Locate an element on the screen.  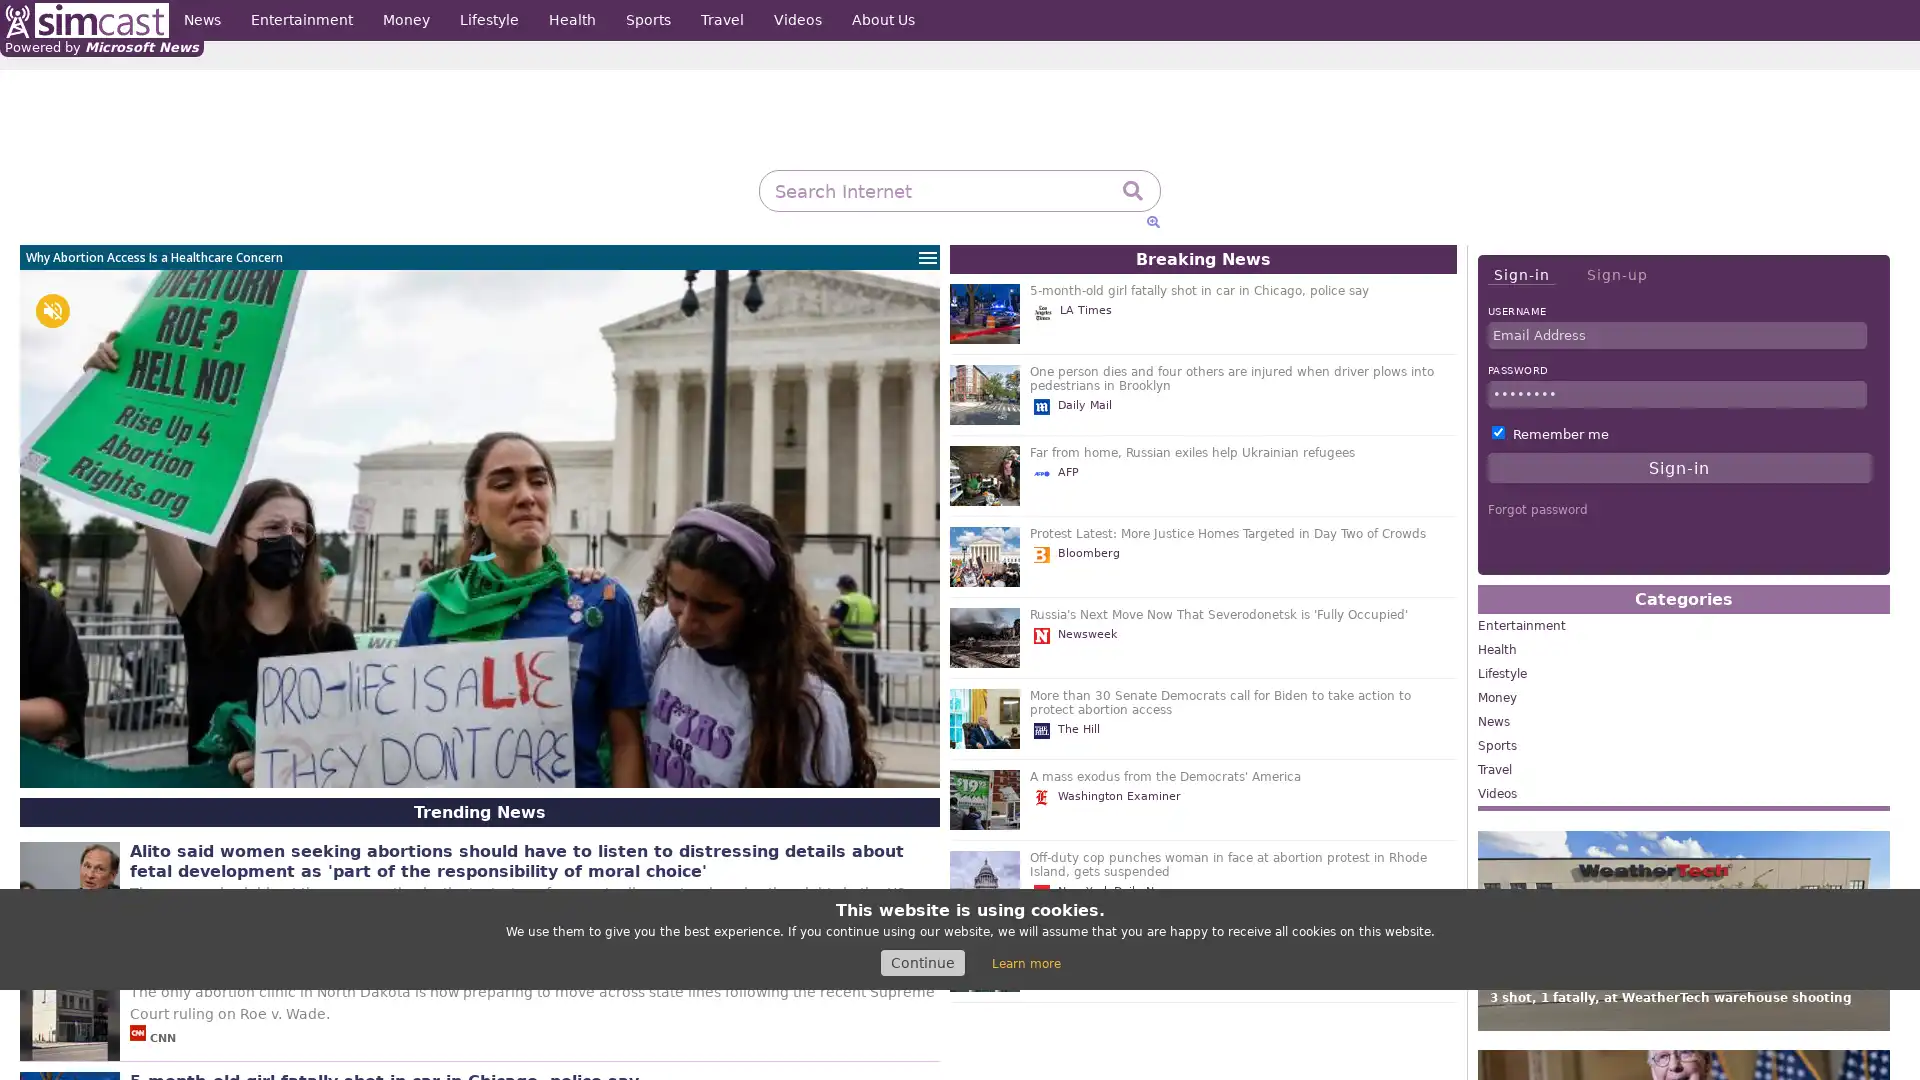
Sign-up is located at coordinates (1616, 274).